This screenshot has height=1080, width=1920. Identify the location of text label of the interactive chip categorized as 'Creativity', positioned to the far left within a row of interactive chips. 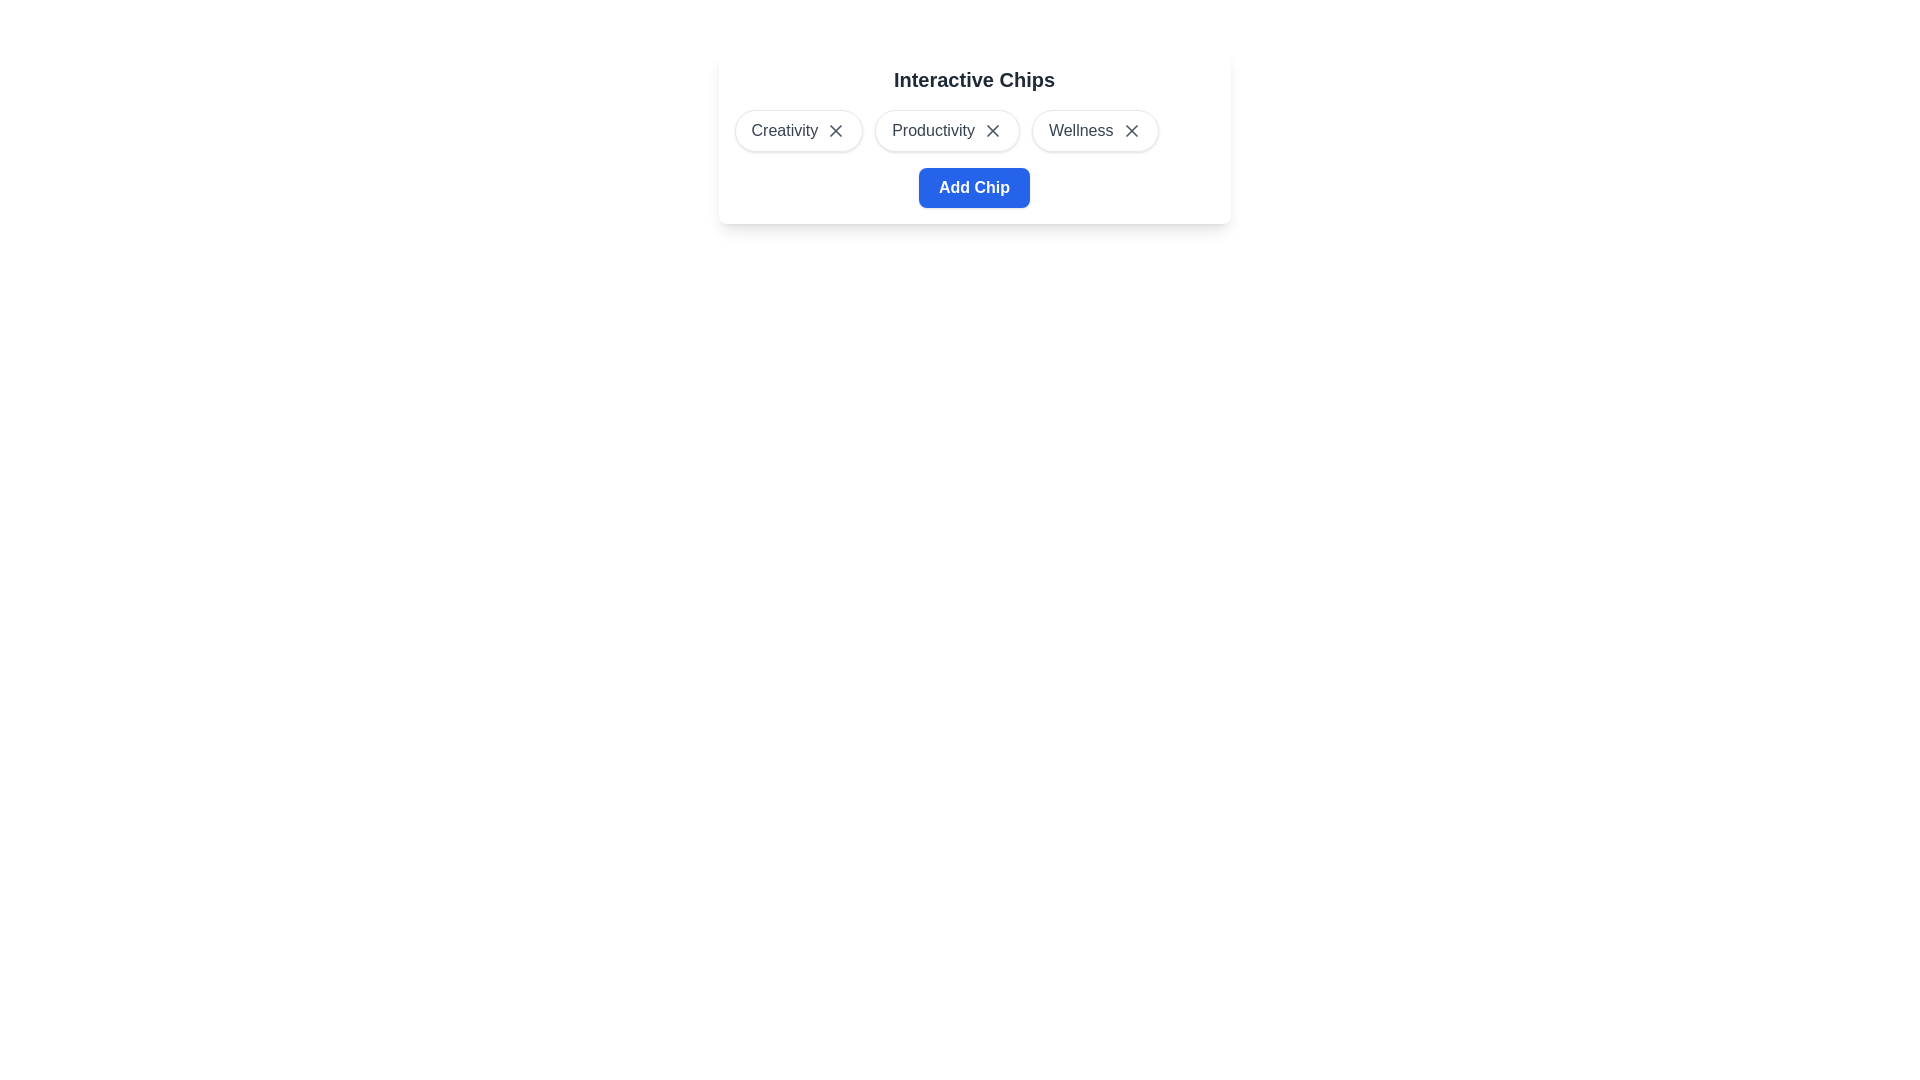
(783, 131).